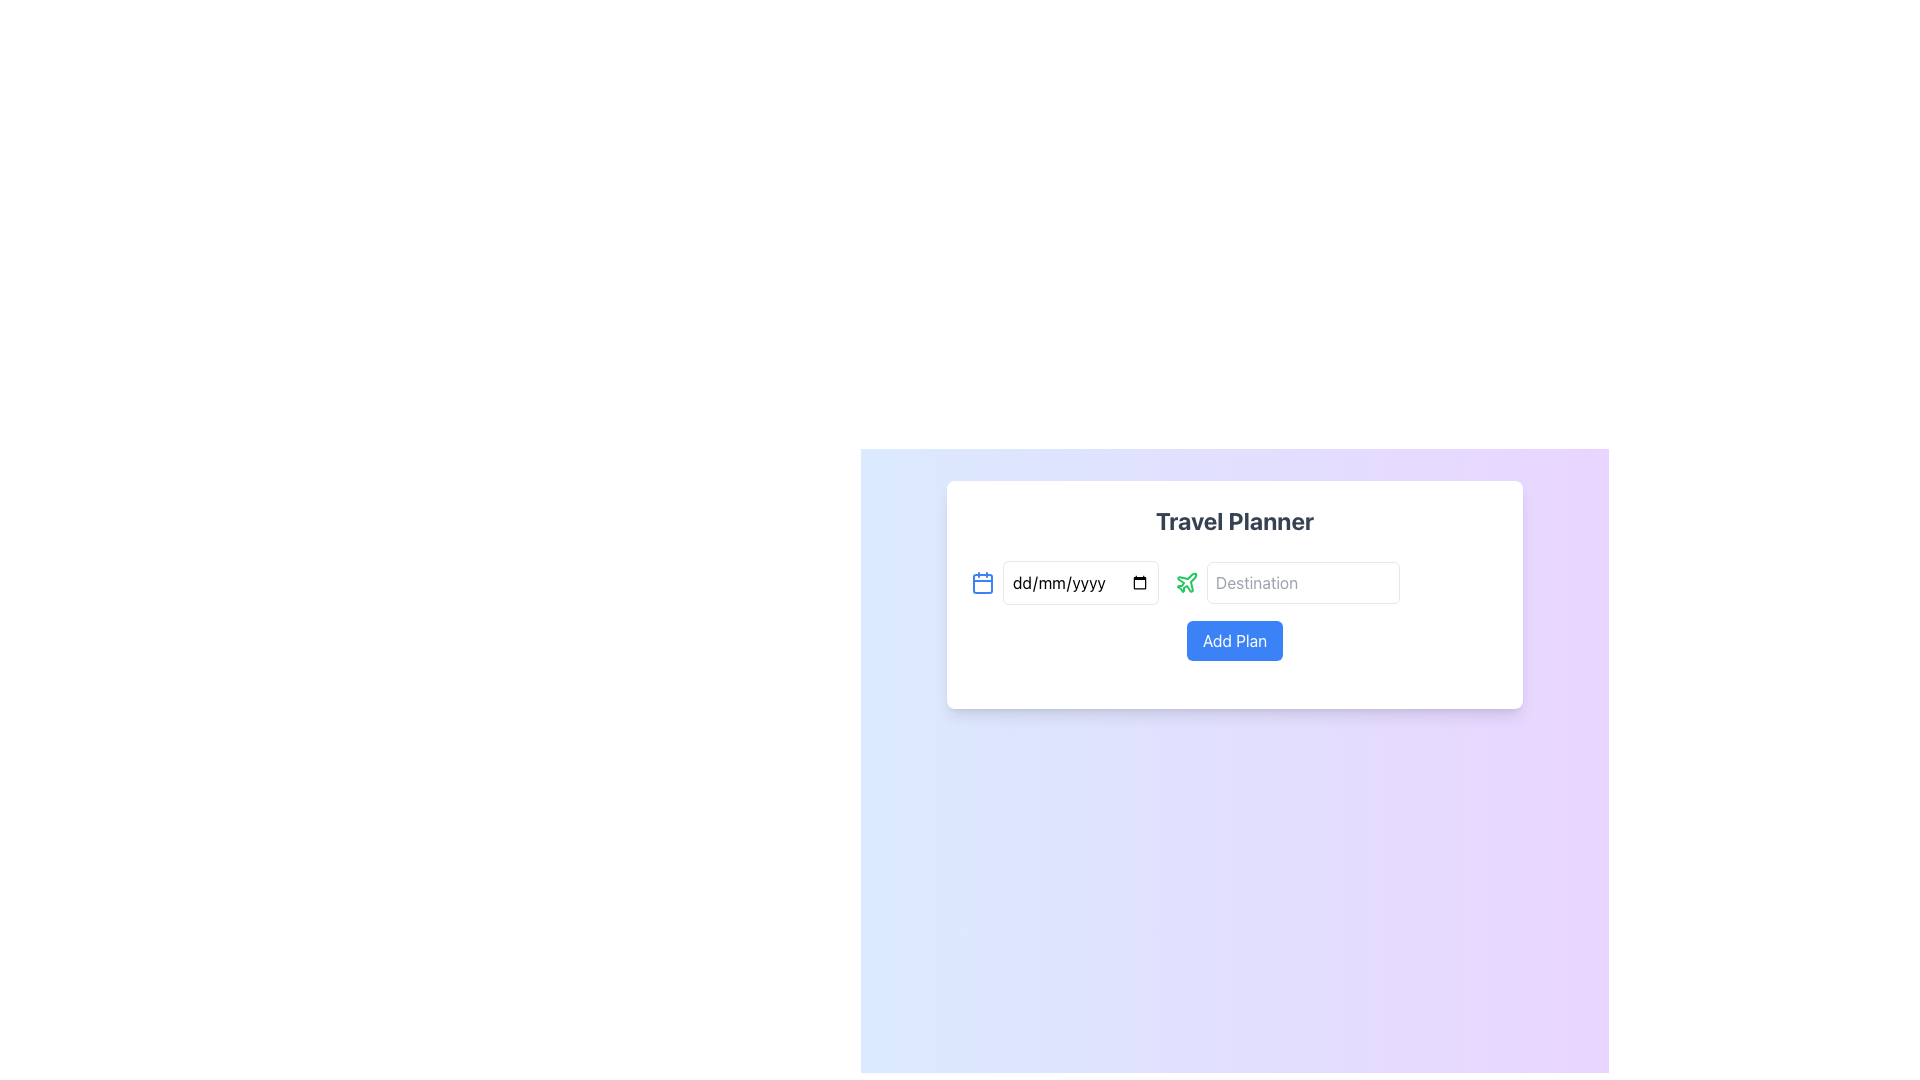  Describe the element at coordinates (983, 583) in the screenshot. I see `the inner rectangle of the calendar icon` at that location.